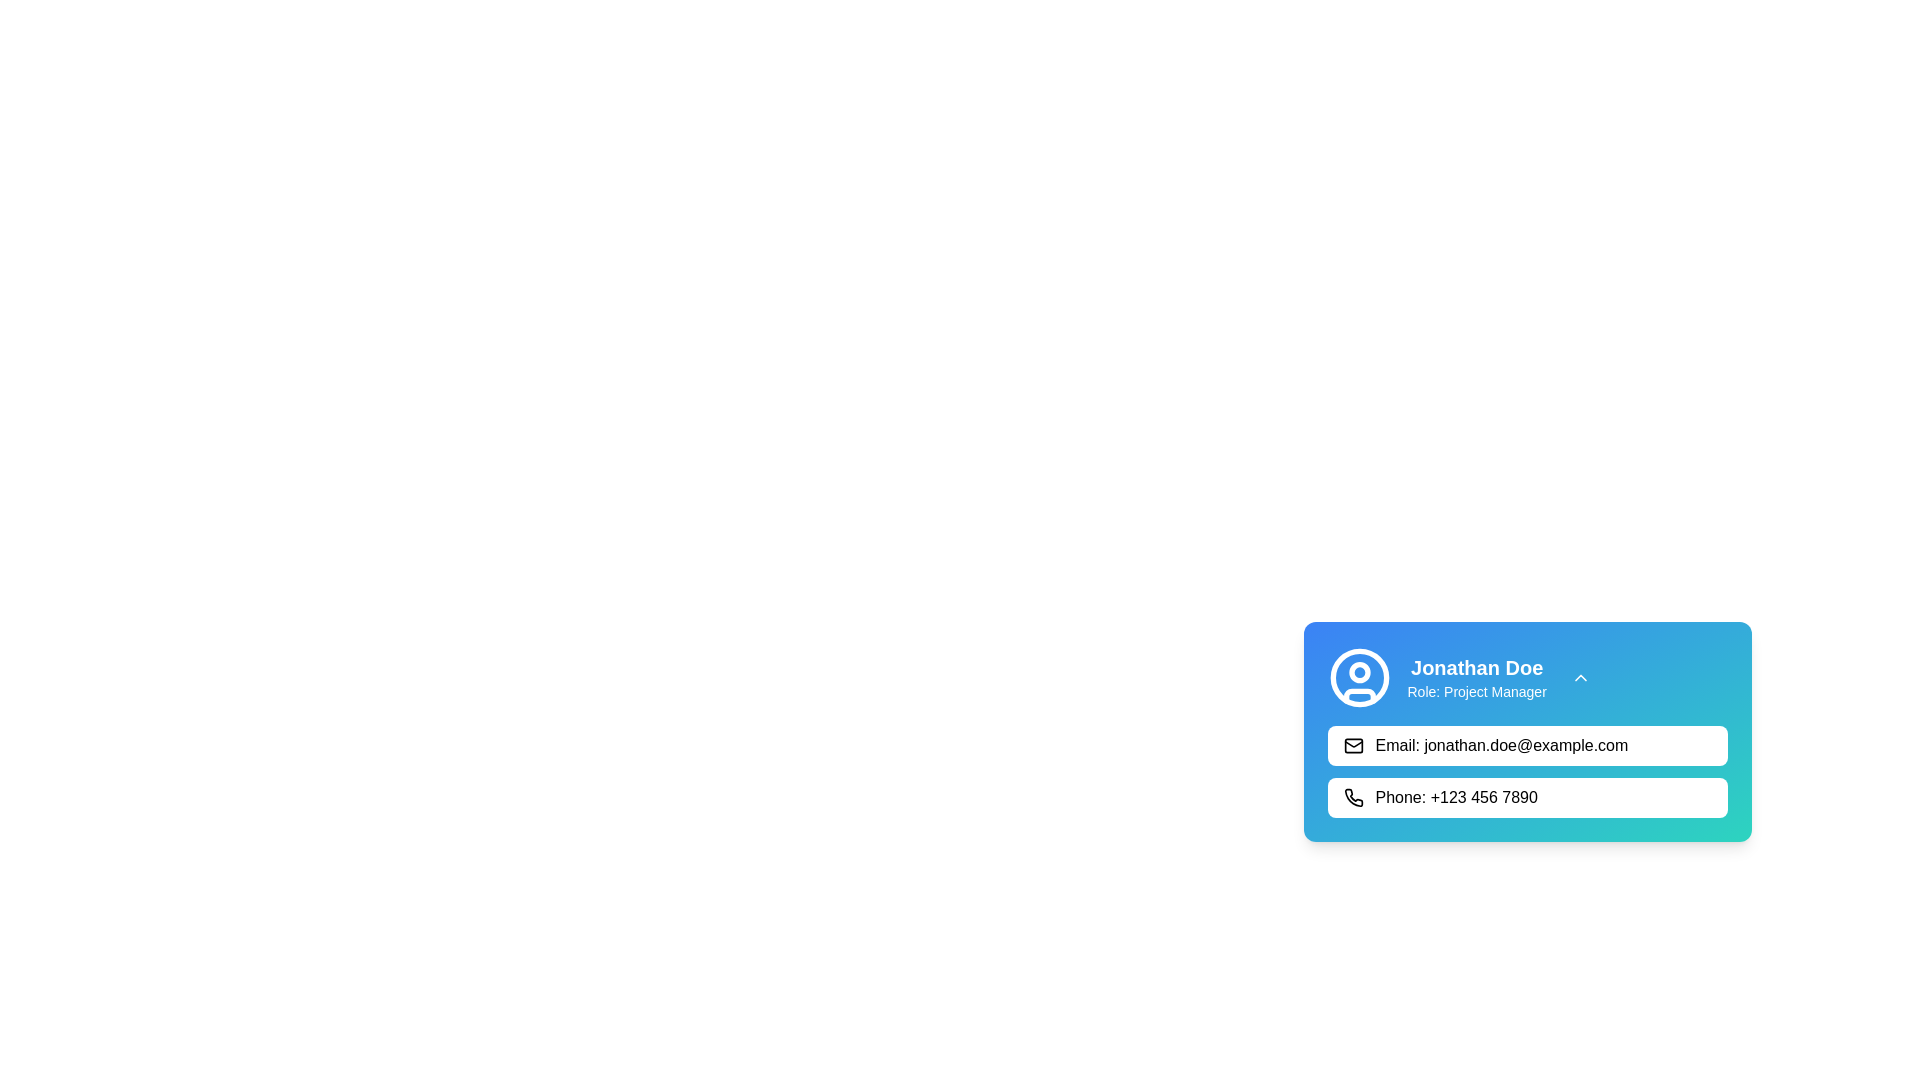 The width and height of the screenshot is (1920, 1080). Describe the element at coordinates (1477, 690) in the screenshot. I see `text label displaying 'Role: Project Manager' located below the name 'Jonathan Doe' within the user profile card` at that location.